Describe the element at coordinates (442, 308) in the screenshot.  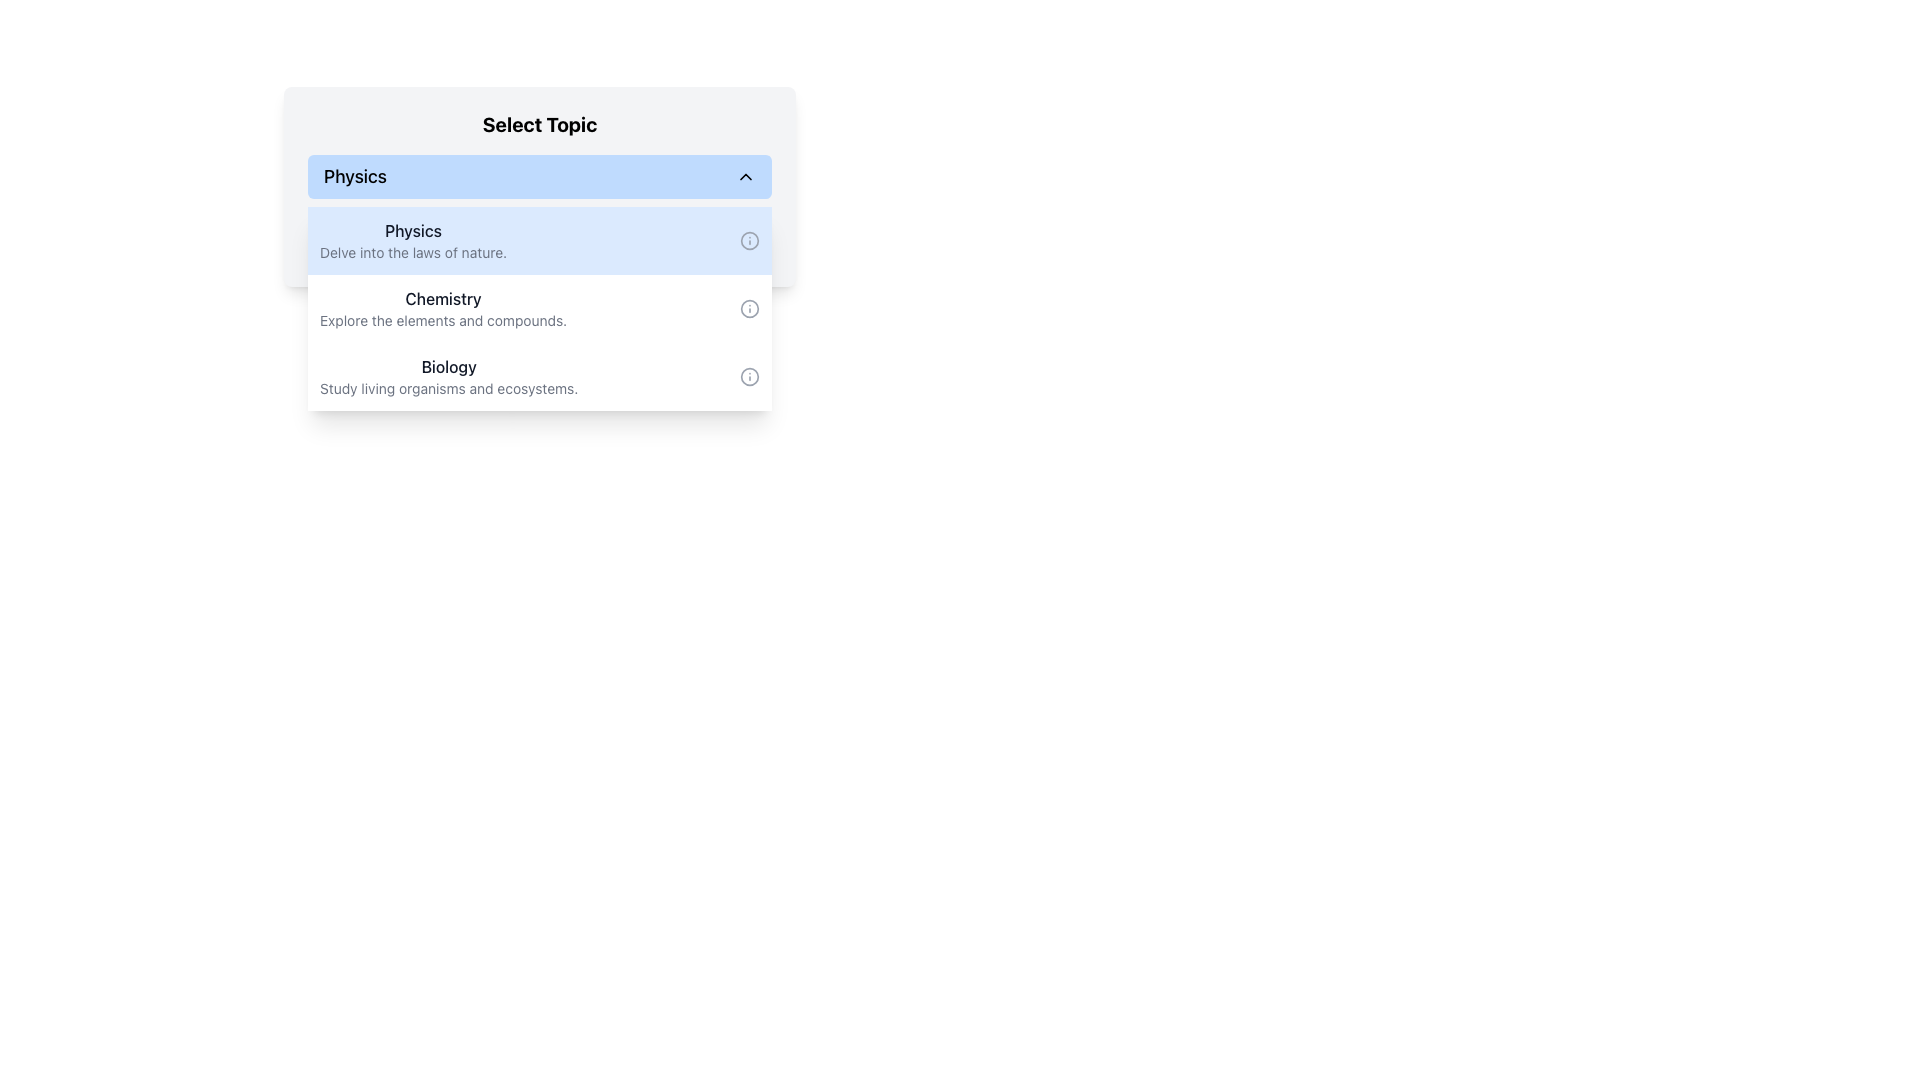
I see `the 'Chemistry' topic list item positioned between 'Physics' and 'Biology' under the 'Select Topic' header` at that location.